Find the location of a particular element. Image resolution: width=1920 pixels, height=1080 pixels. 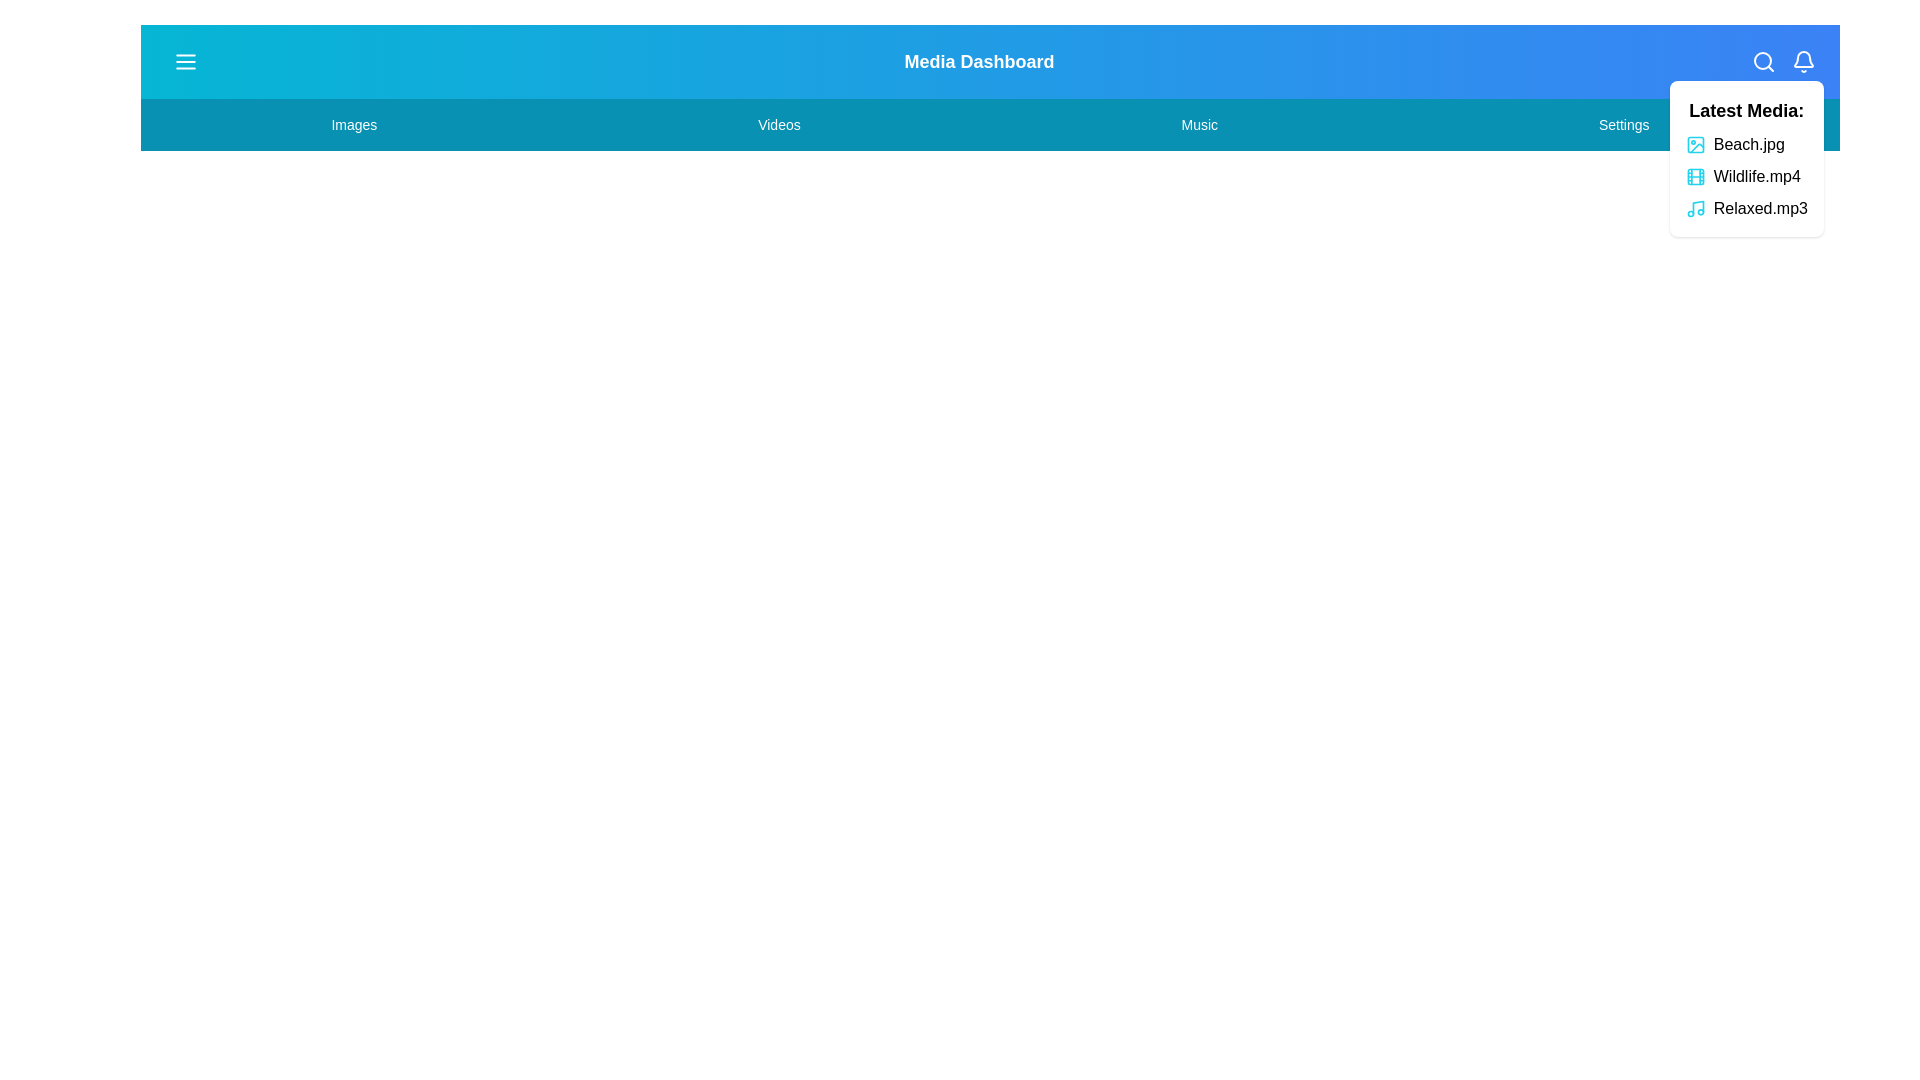

the menu item Settings by clicking on it is located at coordinates (1623, 124).